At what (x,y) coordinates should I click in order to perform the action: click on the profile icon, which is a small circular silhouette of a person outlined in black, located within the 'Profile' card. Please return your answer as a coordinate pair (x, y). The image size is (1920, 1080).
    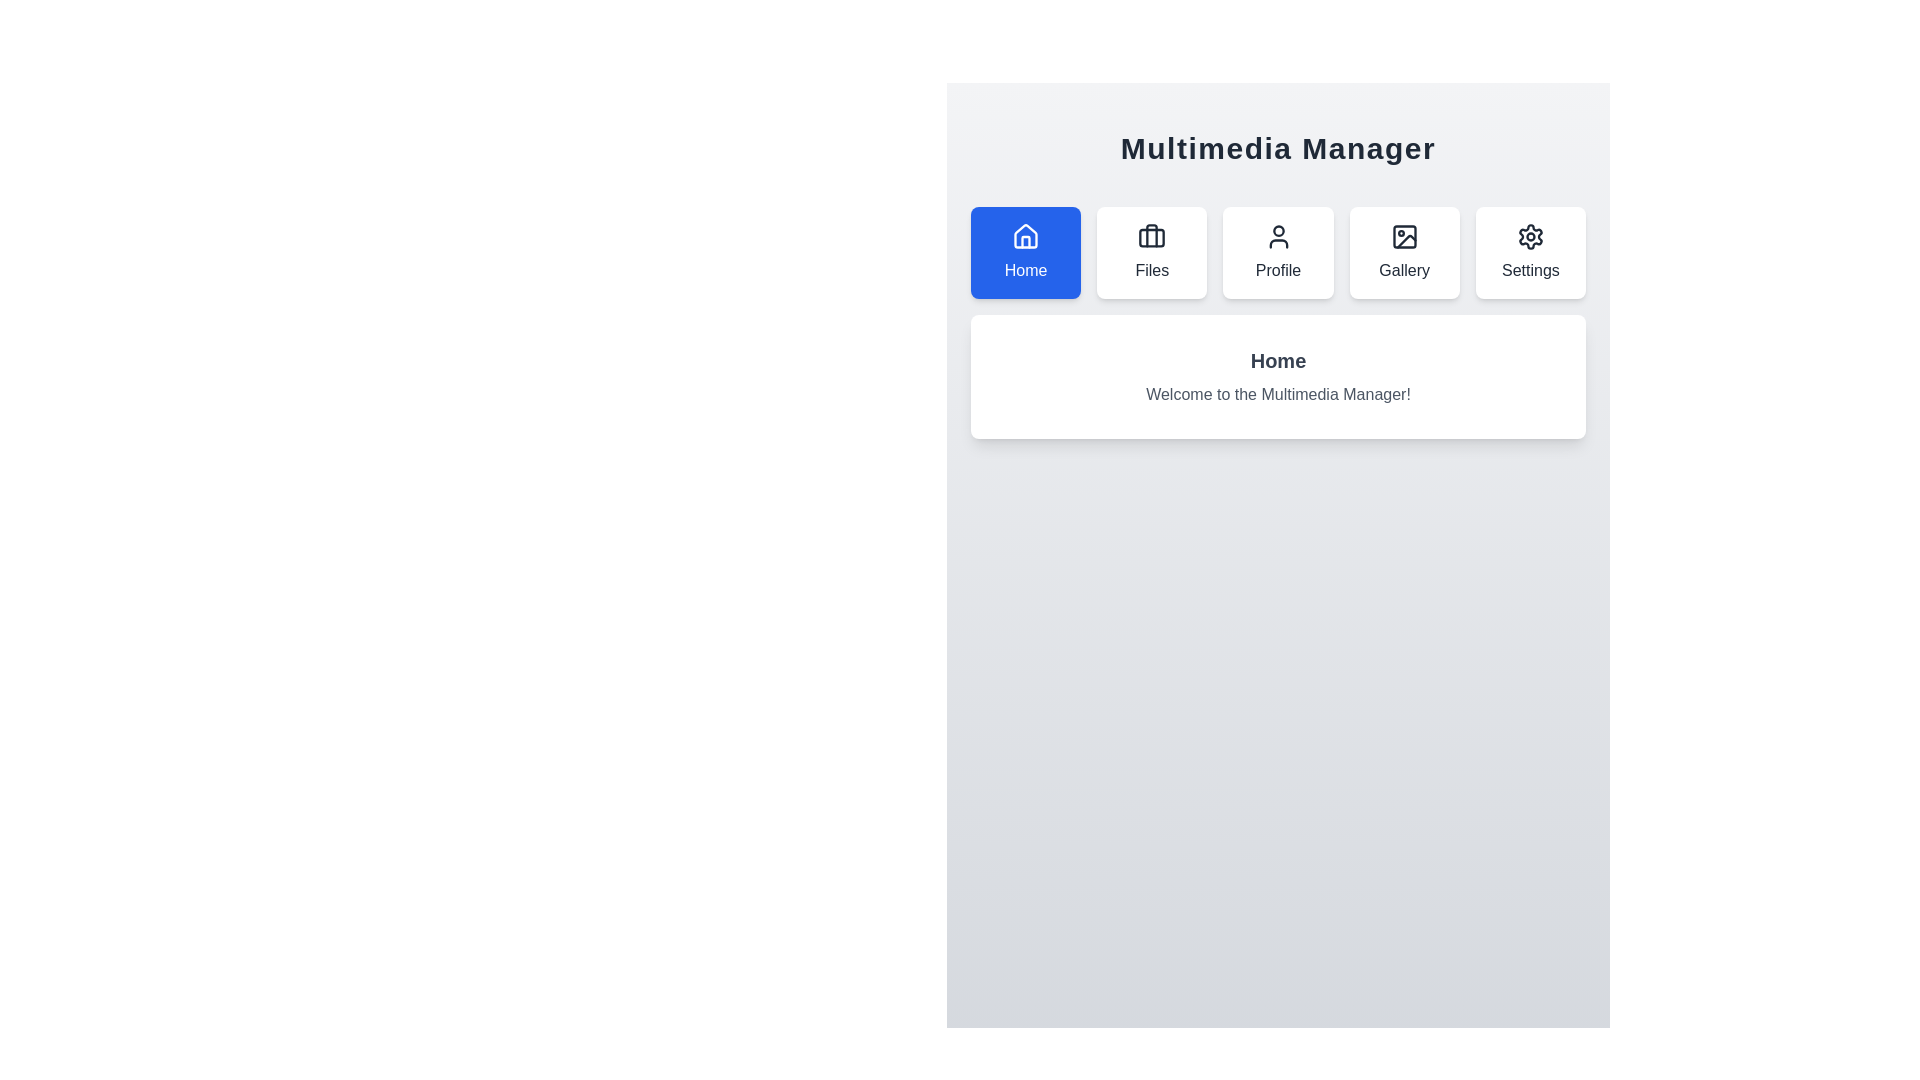
    Looking at the image, I should click on (1277, 235).